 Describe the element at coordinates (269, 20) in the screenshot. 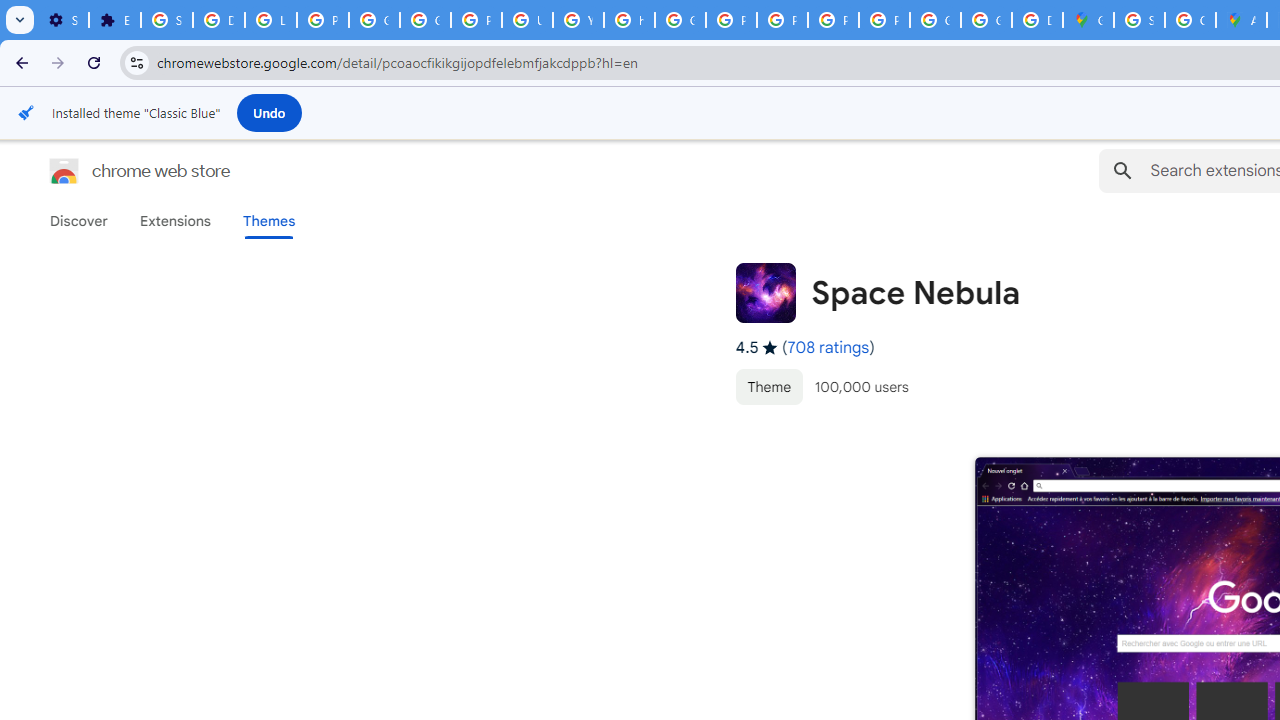

I see `'Learn how to find your photos - Google Photos Help'` at that location.